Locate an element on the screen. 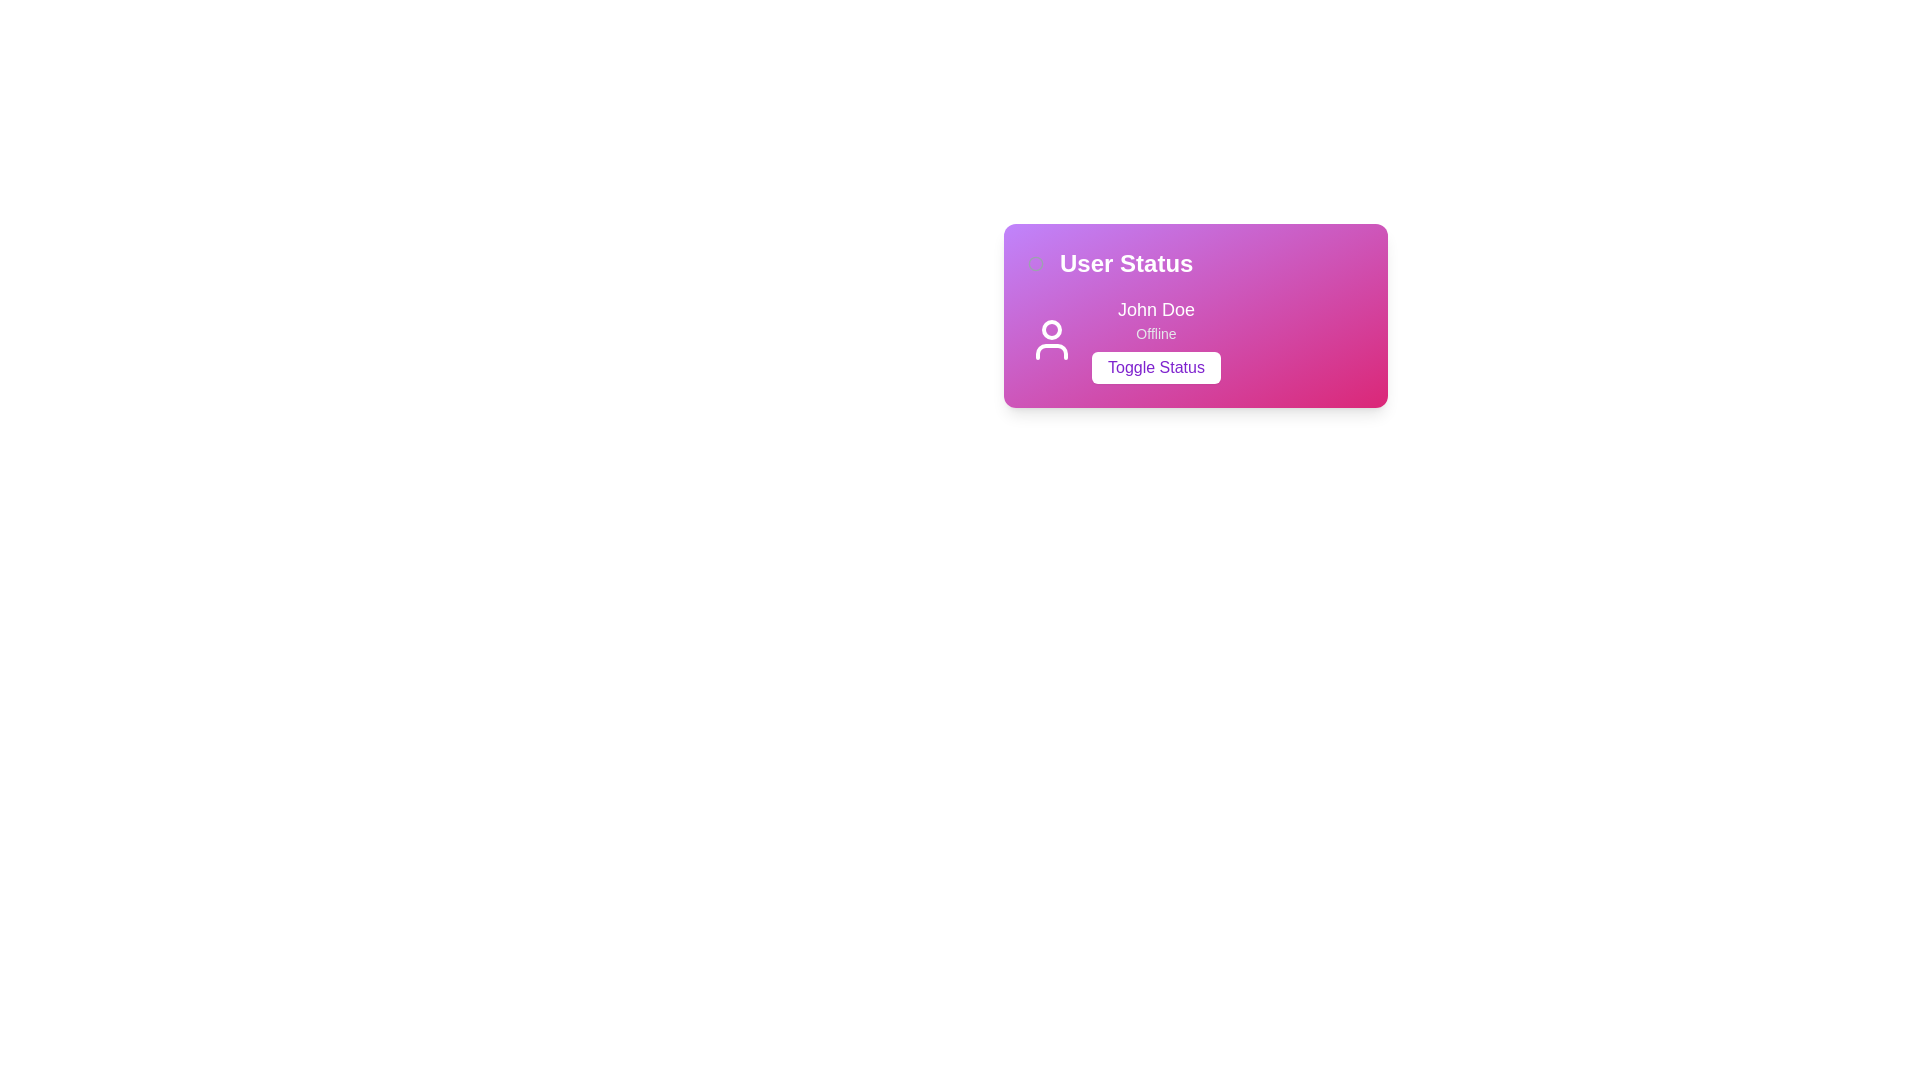 This screenshot has height=1080, width=1920. the circular graphic element on the left side of the panel containing 'User Status' is located at coordinates (1036, 262).